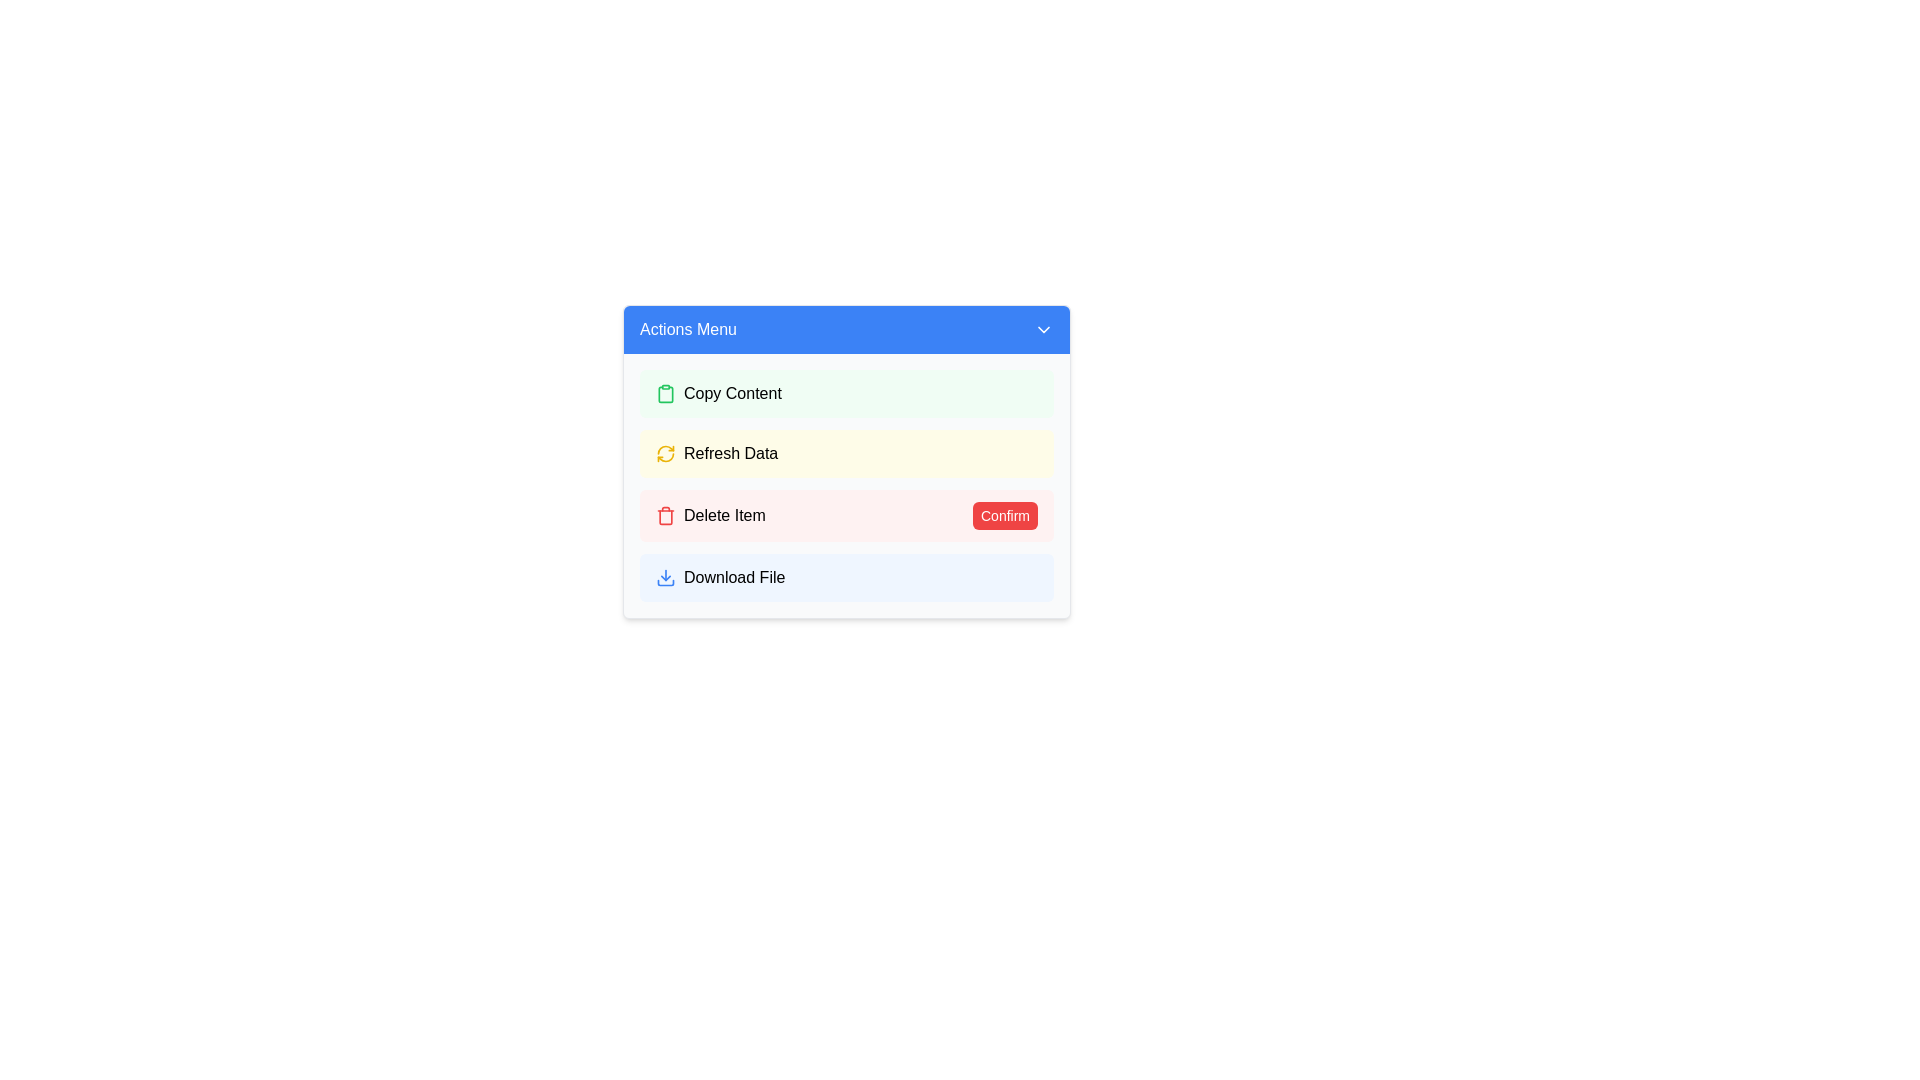 The image size is (1920, 1080). Describe the element at coordinates (666, 578) in the screenshot. I see `the 'Download File' icon located at the far left side of the action menu list` at that location.